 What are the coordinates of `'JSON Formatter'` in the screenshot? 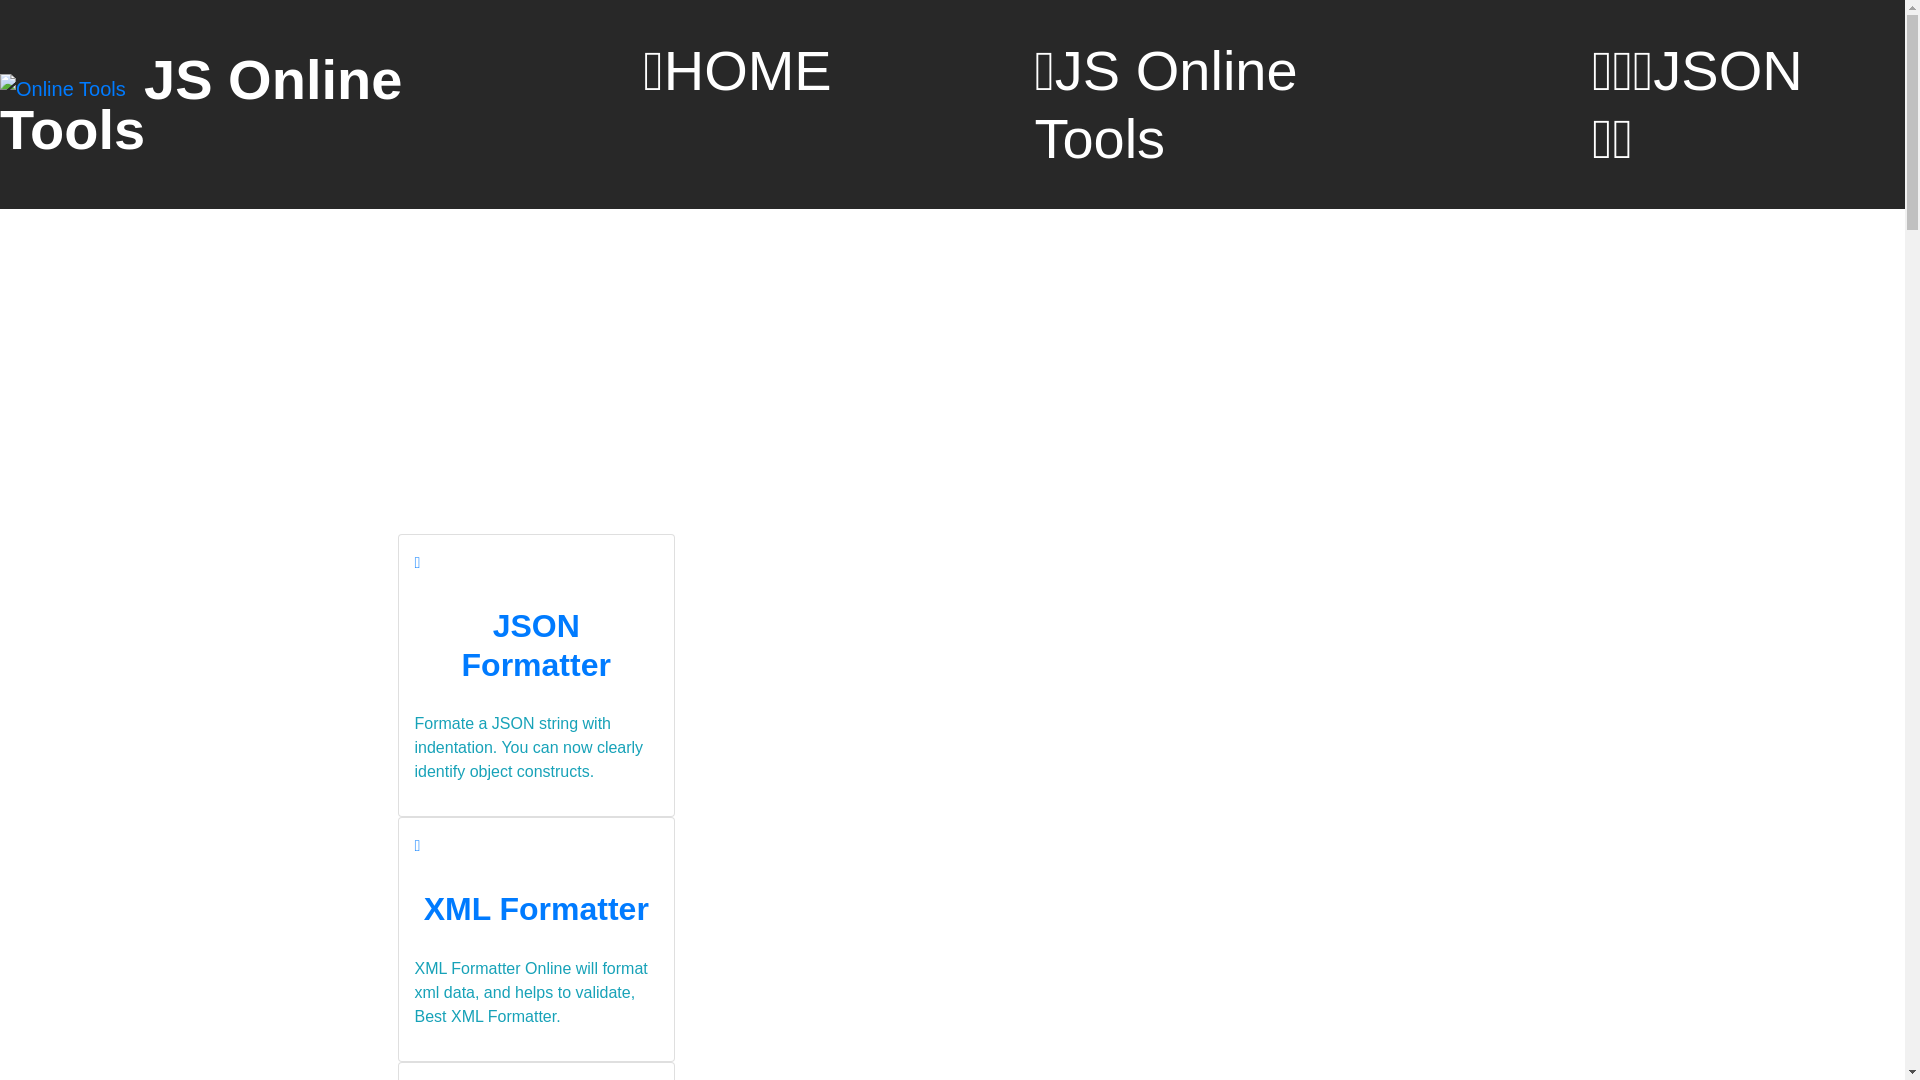 It's located at (536, 644).